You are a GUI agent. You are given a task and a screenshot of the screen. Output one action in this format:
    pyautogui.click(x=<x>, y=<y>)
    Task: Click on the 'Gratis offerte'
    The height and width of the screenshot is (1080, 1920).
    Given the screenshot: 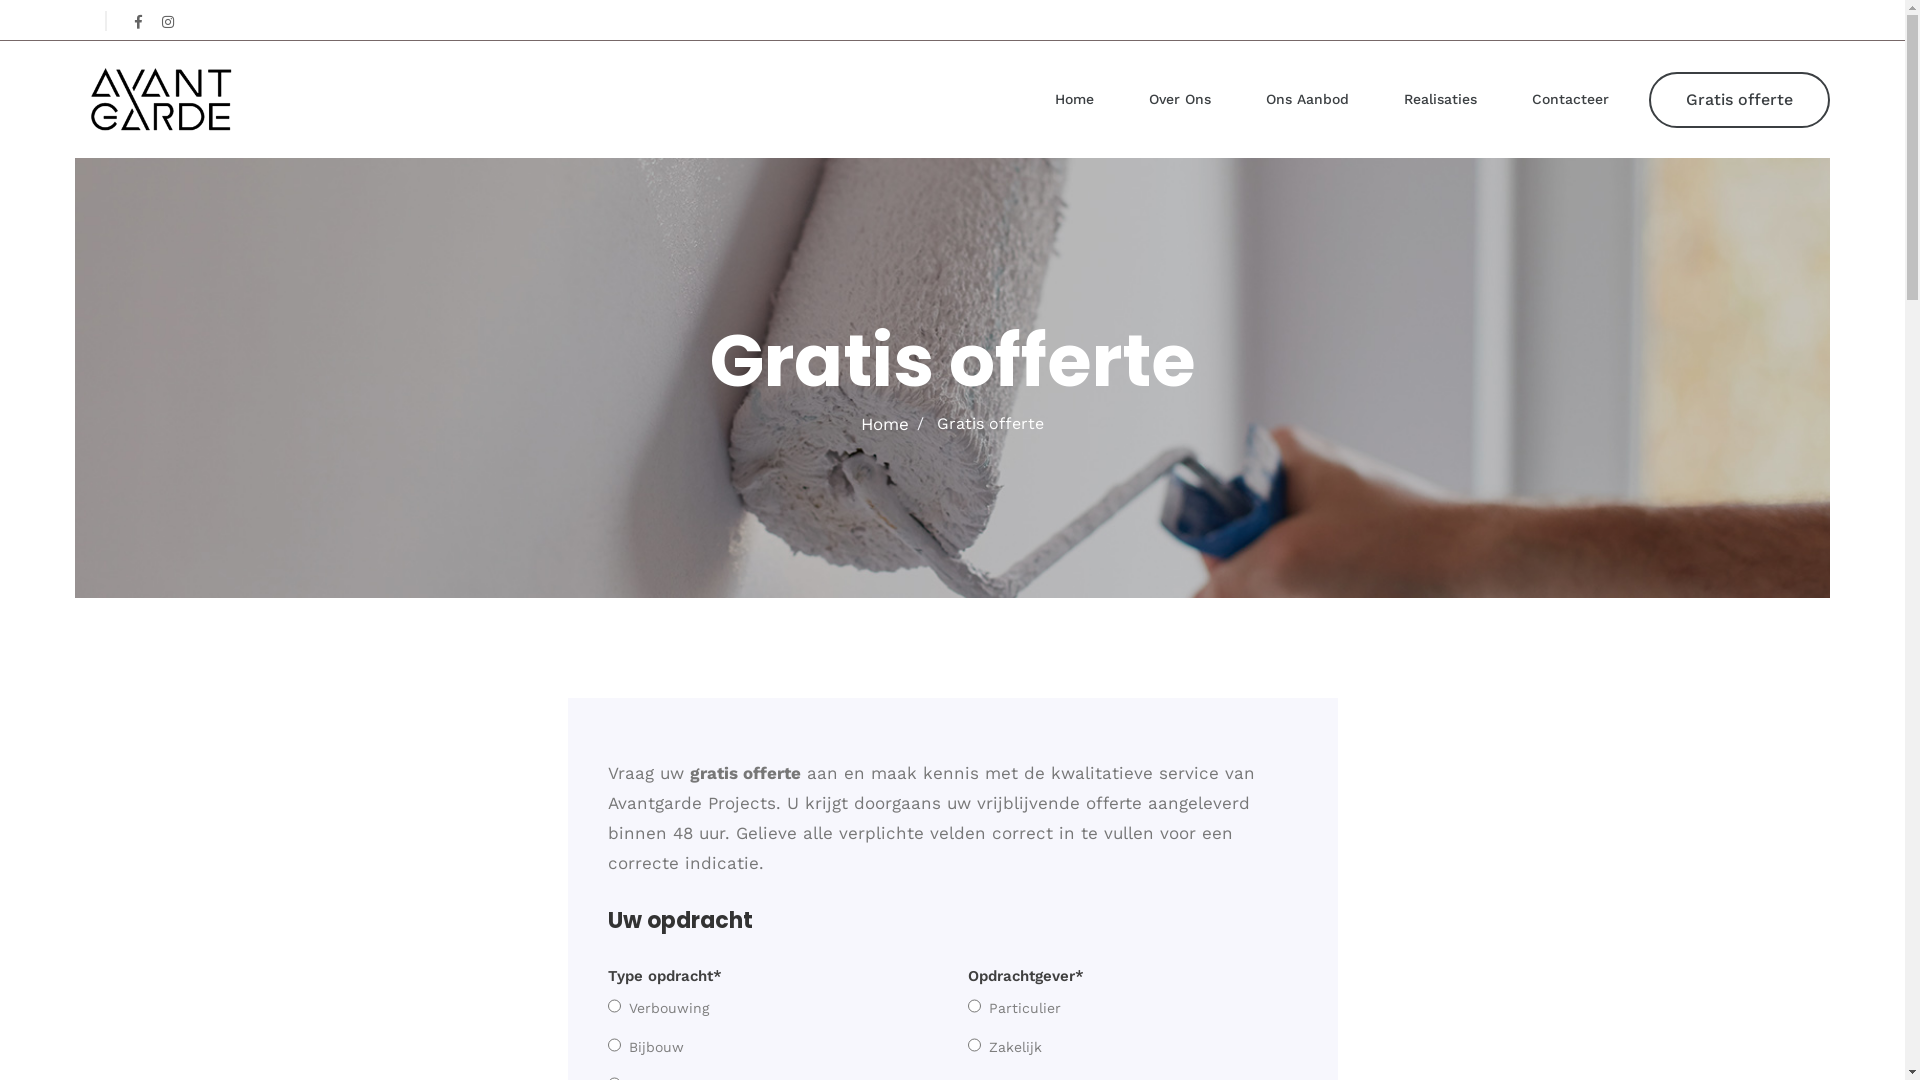 What is the action you would take?
    pyautogui.click(x=1738, y=100)
    